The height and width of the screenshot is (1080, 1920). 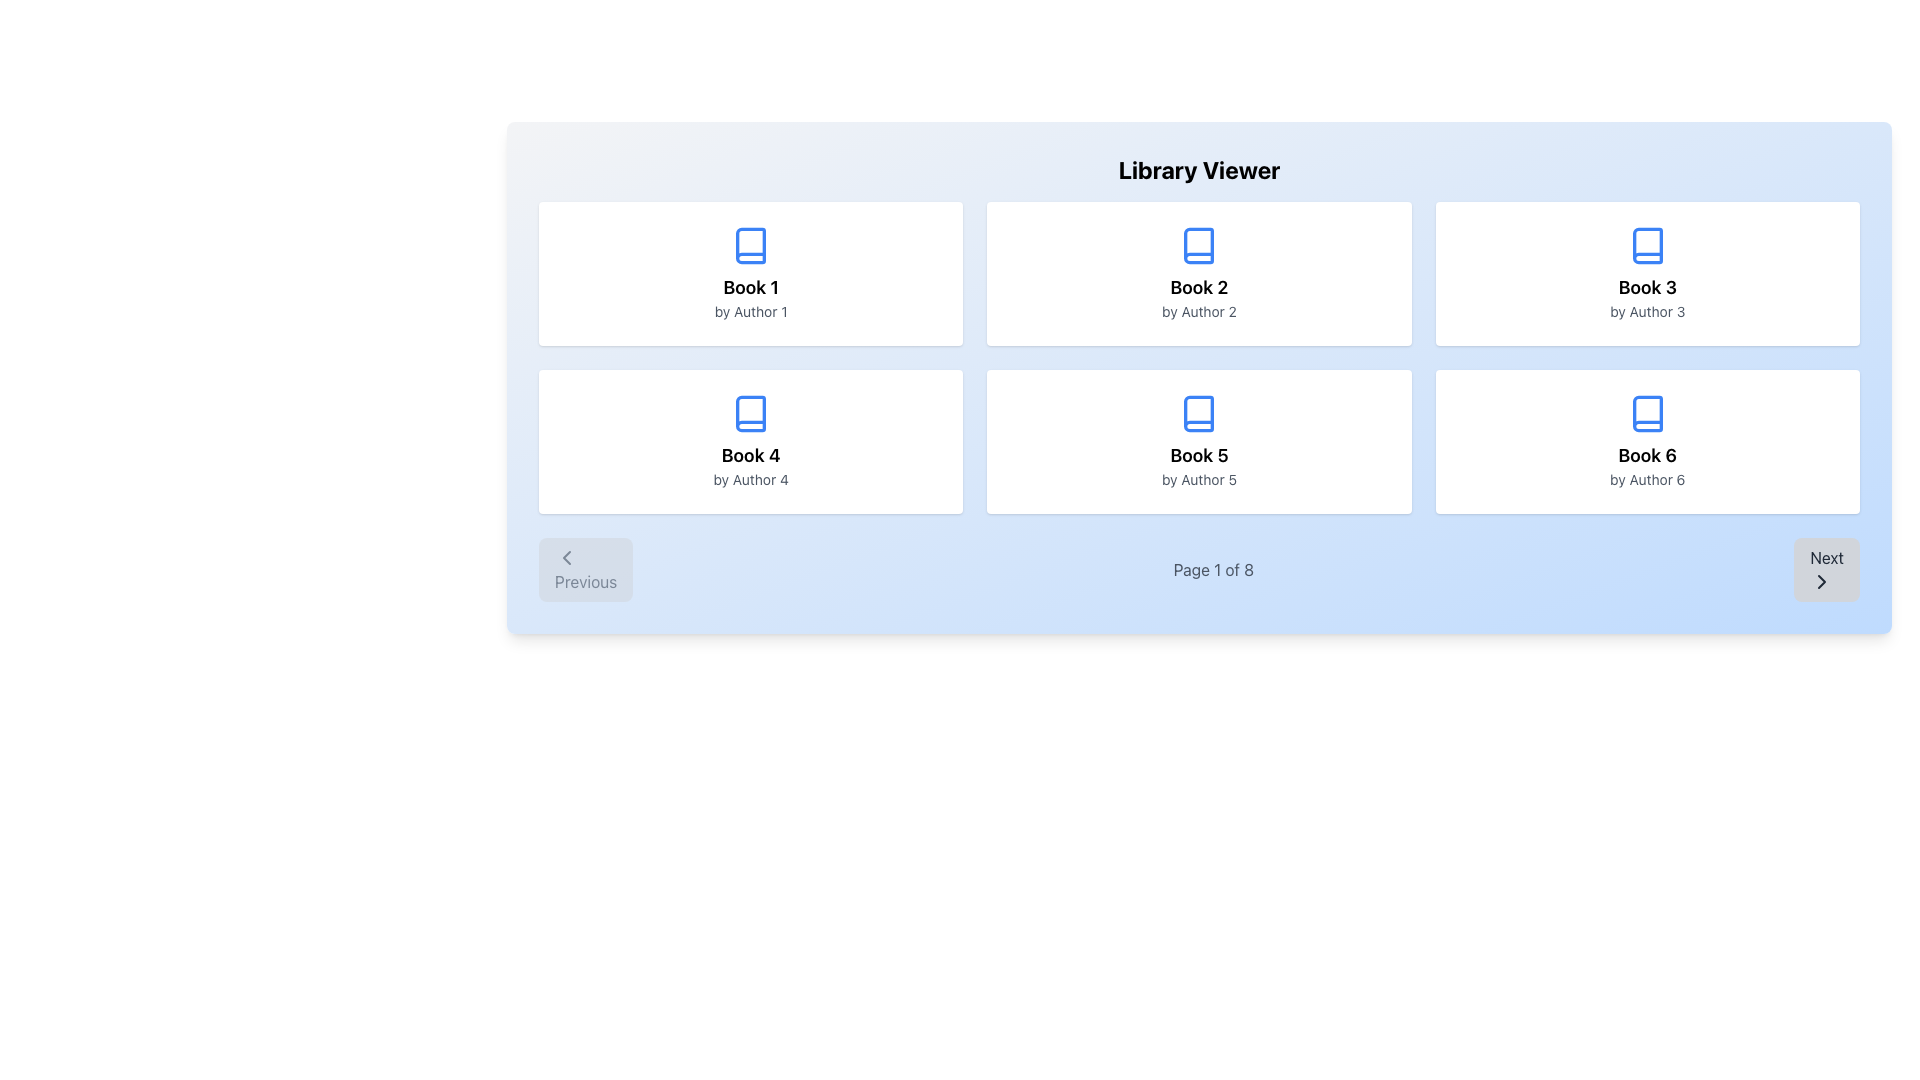 I want to click on the small book icon with a vibrant blue outline located in the first position of the icon grid, directly above the label 'Book 1', so click(x=750, y=245).